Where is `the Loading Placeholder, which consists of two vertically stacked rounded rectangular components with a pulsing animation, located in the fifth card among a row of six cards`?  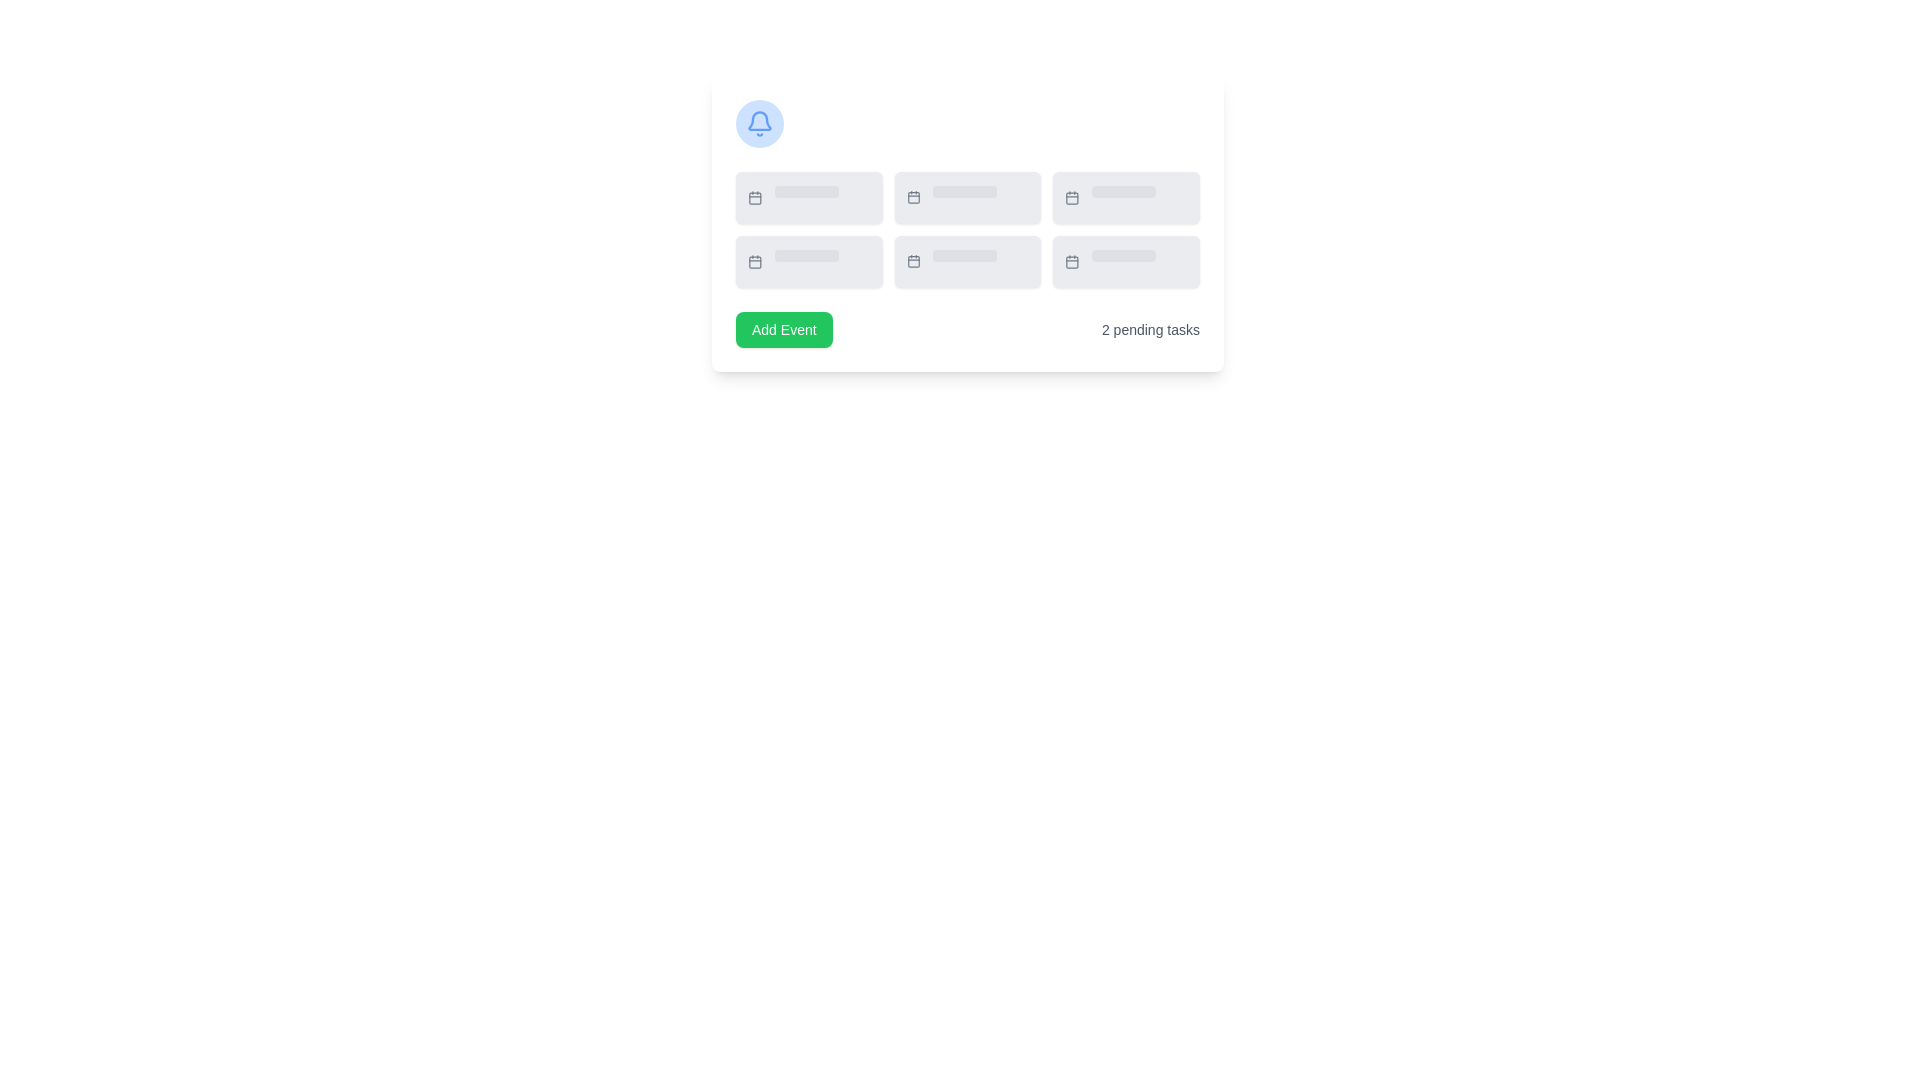 the Loading Placeholder, which consists of two vertically stacked rounded rectangular components with a pulsing animation, located in the fifth card among a row of six cards is located at coordinates (981, 261).